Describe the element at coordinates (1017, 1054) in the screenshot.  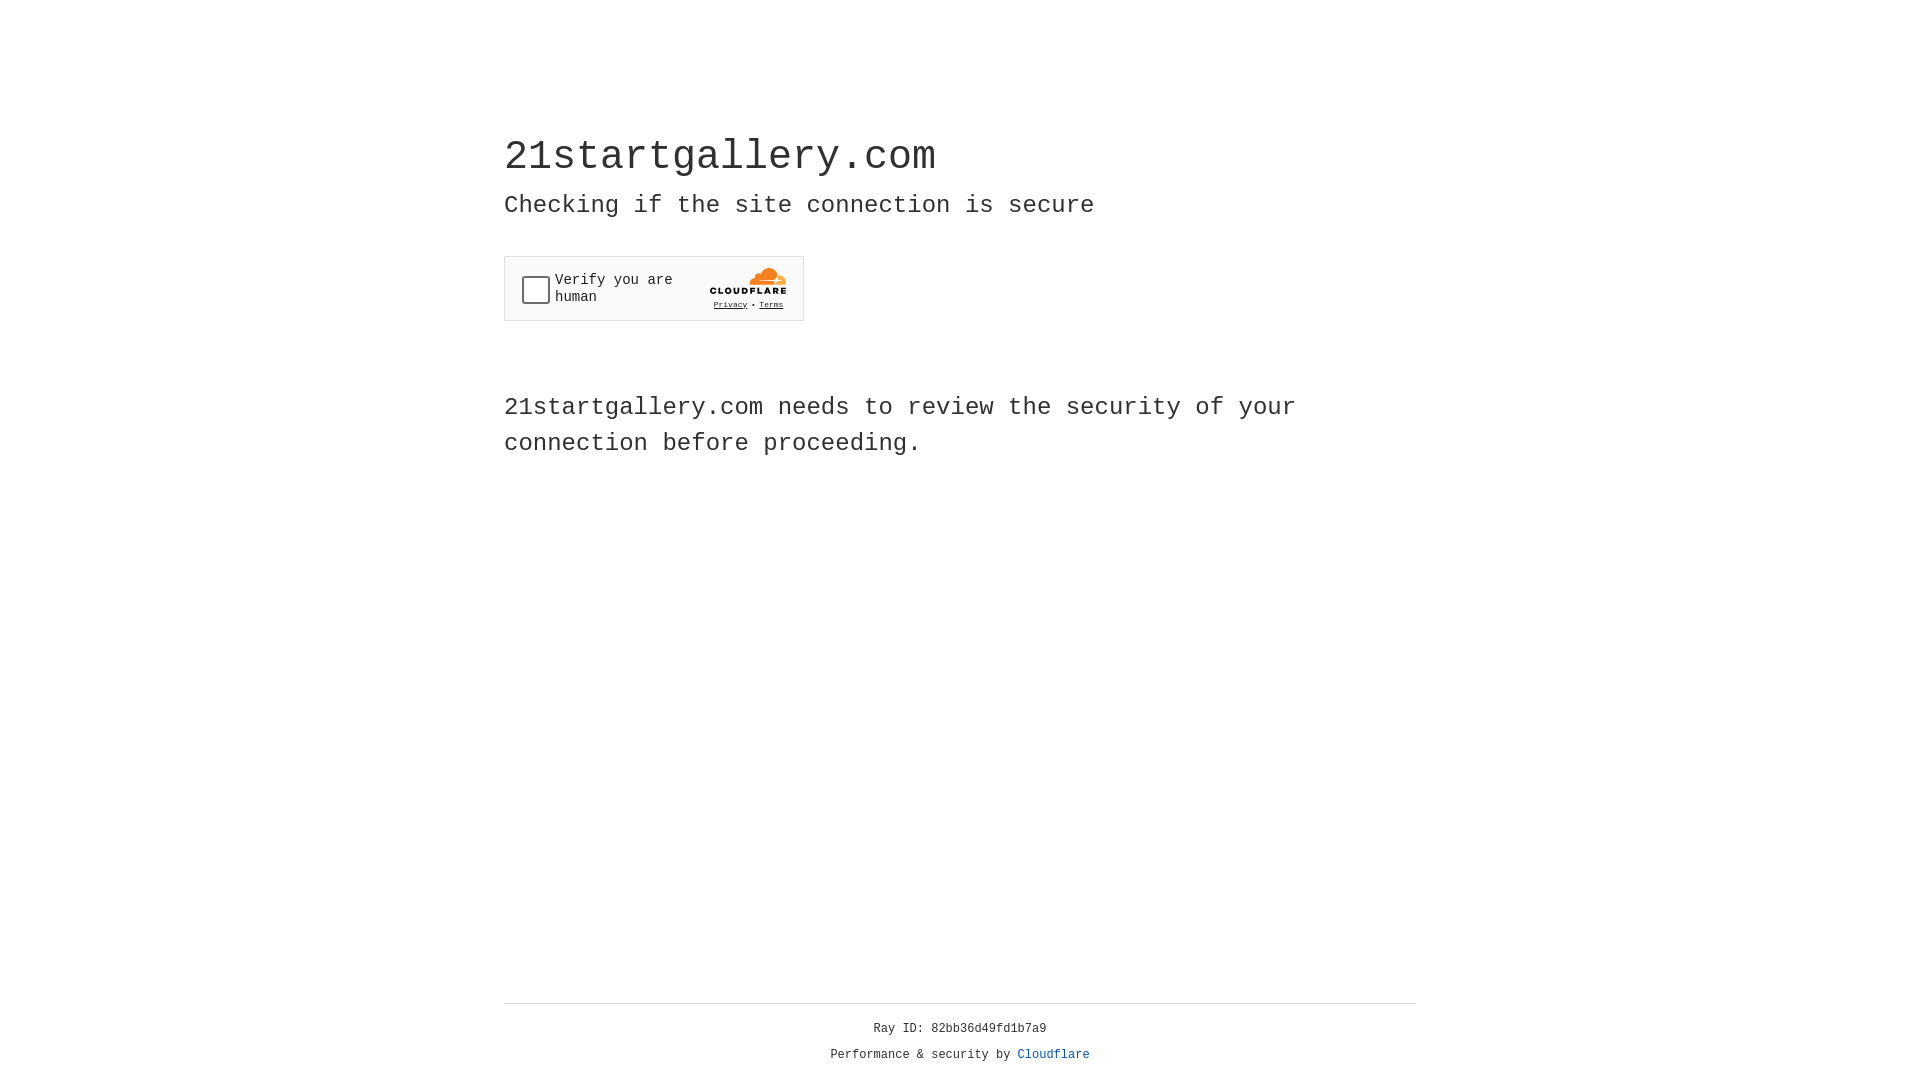
I see `'Cloudflare'` at that location.